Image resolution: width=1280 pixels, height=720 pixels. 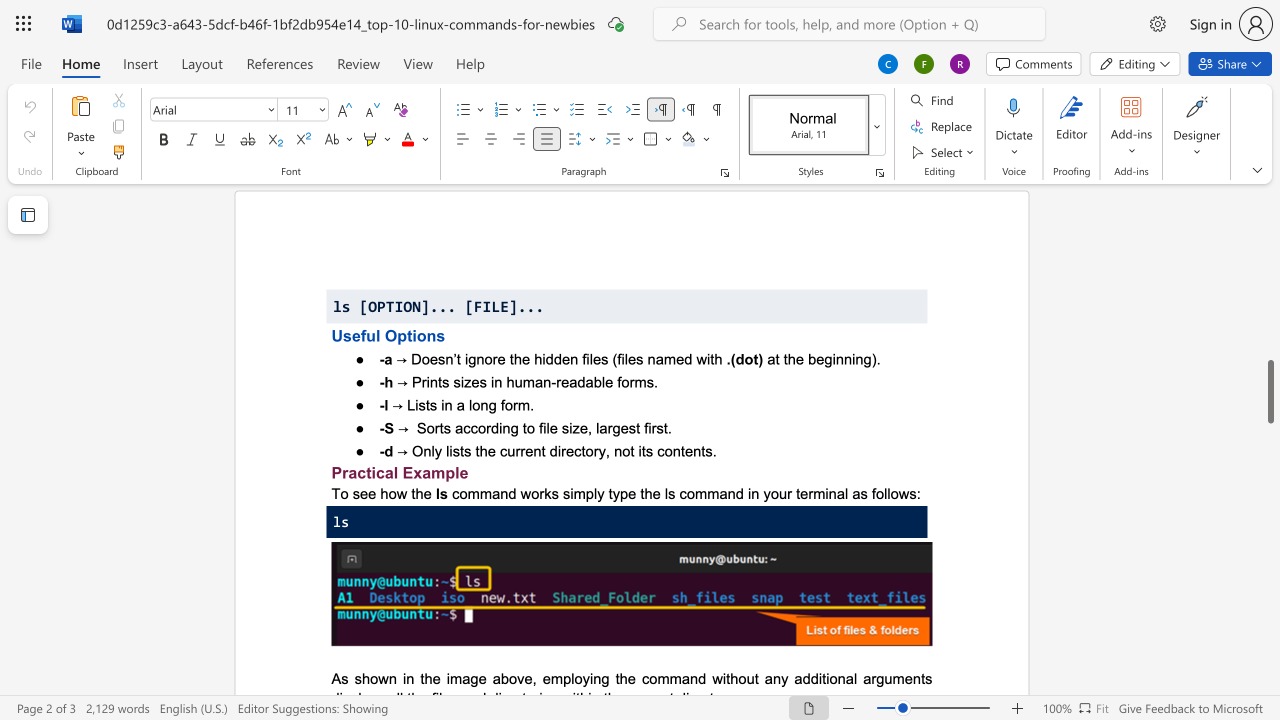 What do you see at coordinates (1269, 280) in the screenshot?
I see `the scrollbar to scroll the page up` at bounding box center [1269, 280].